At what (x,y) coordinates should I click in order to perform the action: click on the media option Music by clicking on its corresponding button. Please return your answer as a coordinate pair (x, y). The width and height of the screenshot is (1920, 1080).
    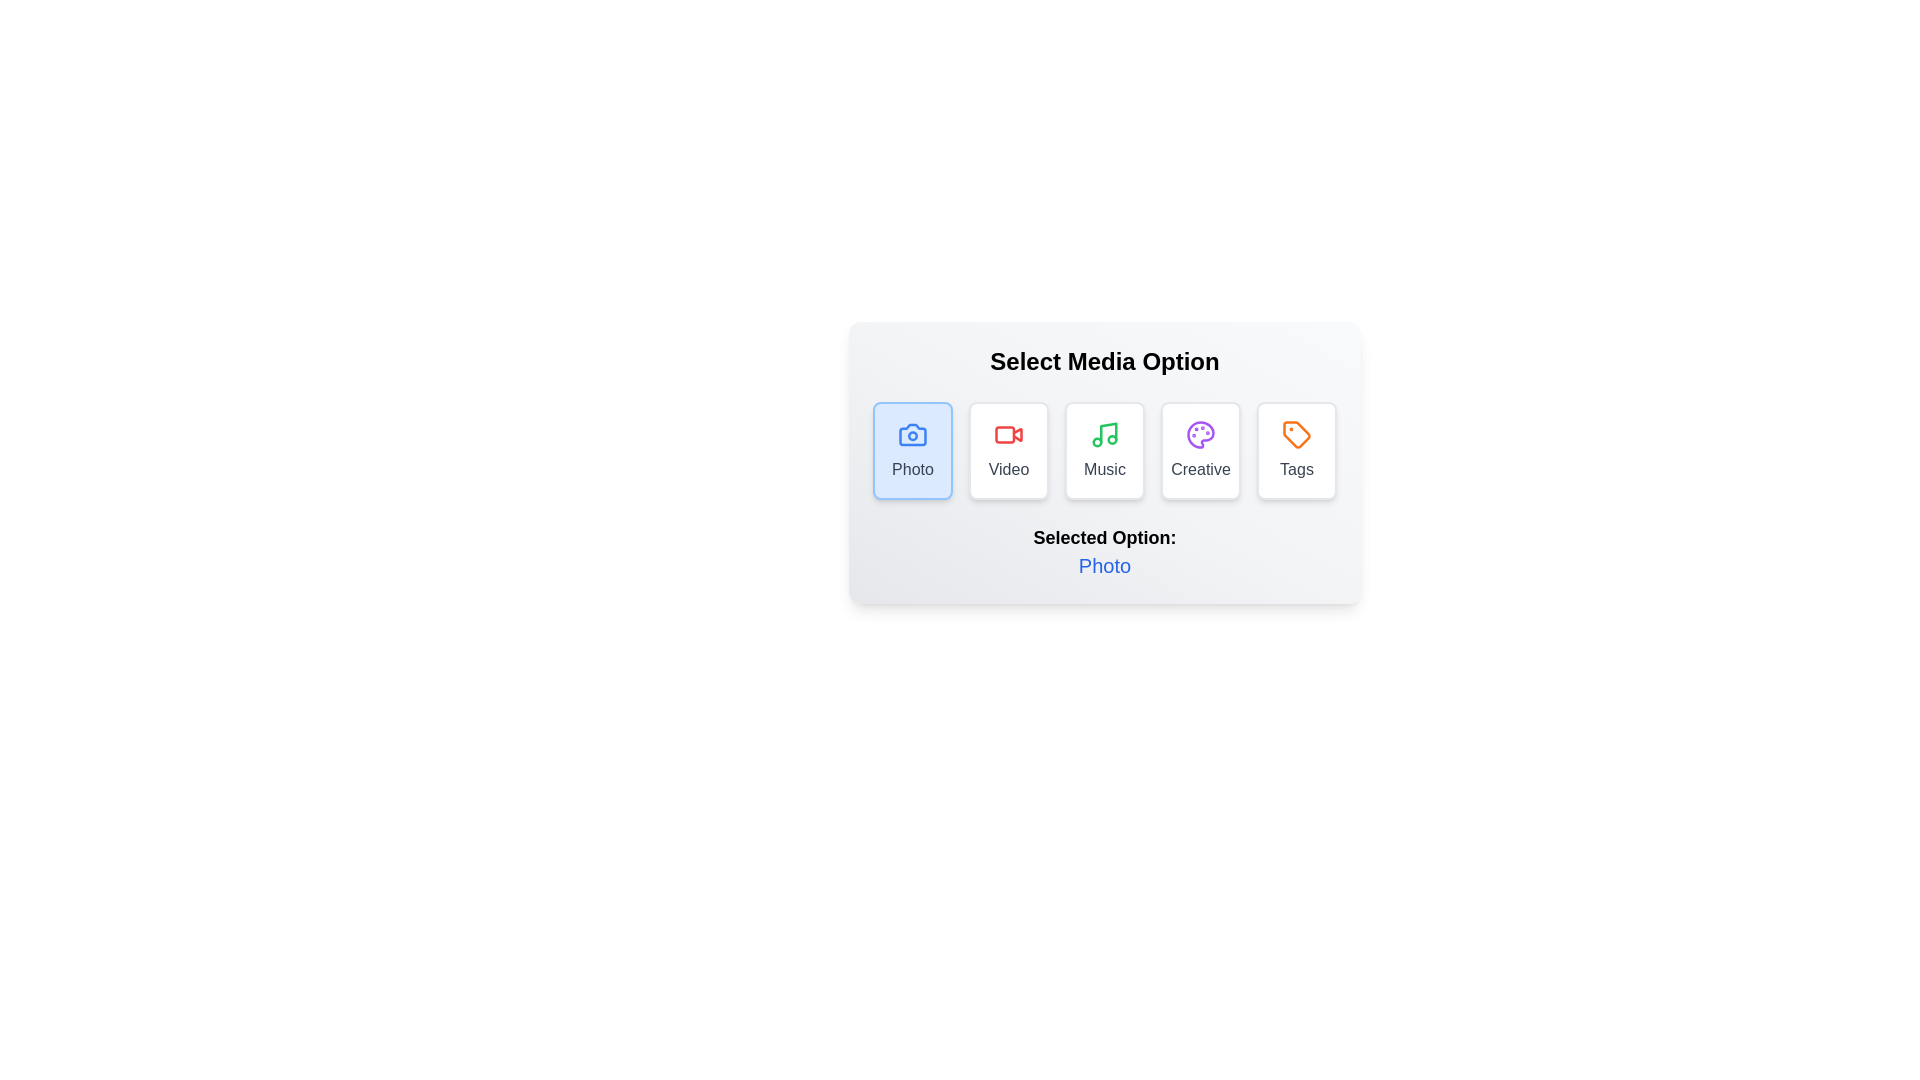
    Looking at the image, I should click on (1103, 451).